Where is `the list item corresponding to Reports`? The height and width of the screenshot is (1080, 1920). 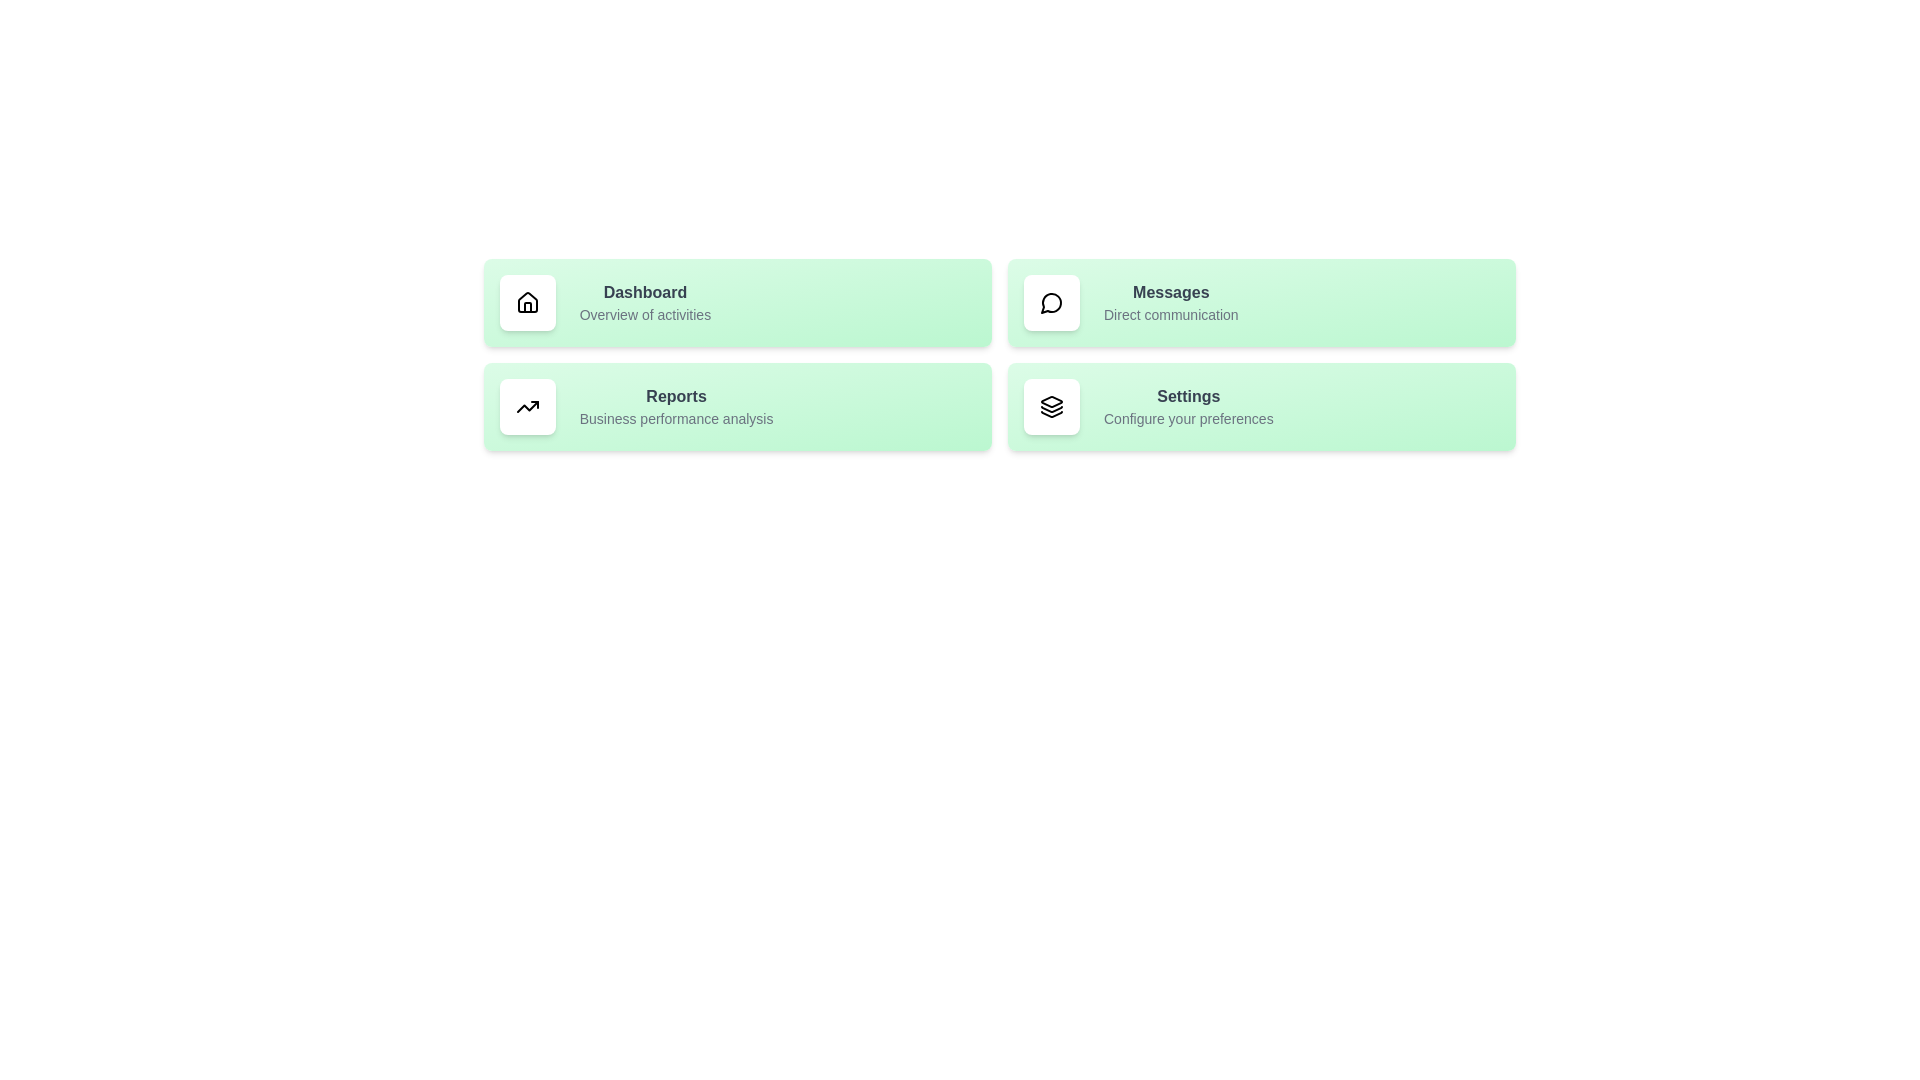 the list item corresponding to Reports is located at coordinates (736, 406).